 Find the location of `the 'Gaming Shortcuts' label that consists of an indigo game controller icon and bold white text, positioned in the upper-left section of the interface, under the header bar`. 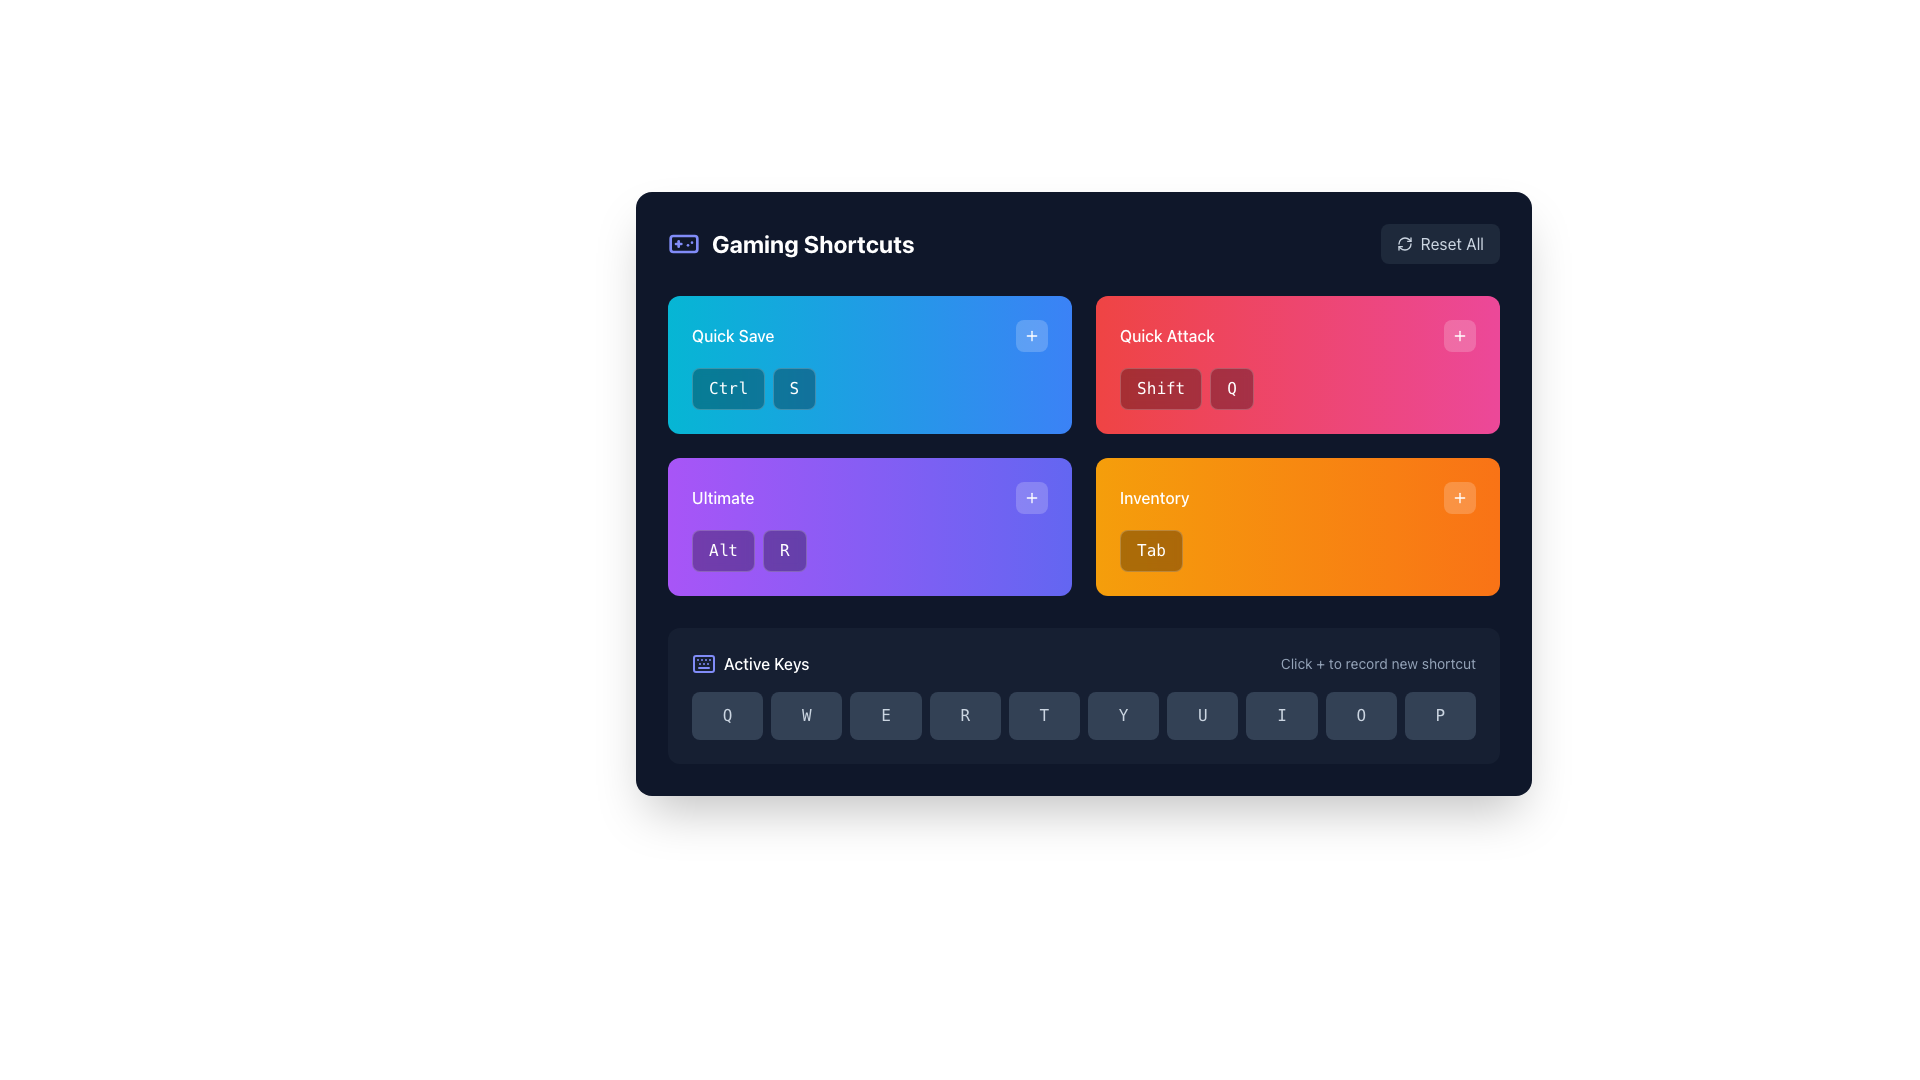

the 'Gaming Shortcuts' label that consists of an indigo game controller icon and bold white text, positioned in the upper-left section of the interface, under the header bar is located at coordinates (790, 242).